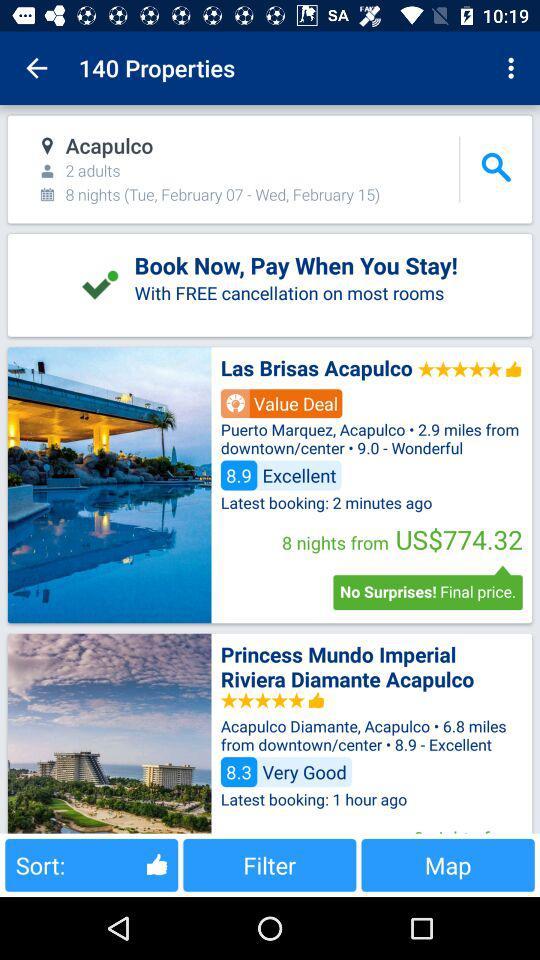 The width and height of the screenshot is (540, 960). Describe the element at coordinates (109, 732) in the screenshot. I see `enlarge picture` at that location.